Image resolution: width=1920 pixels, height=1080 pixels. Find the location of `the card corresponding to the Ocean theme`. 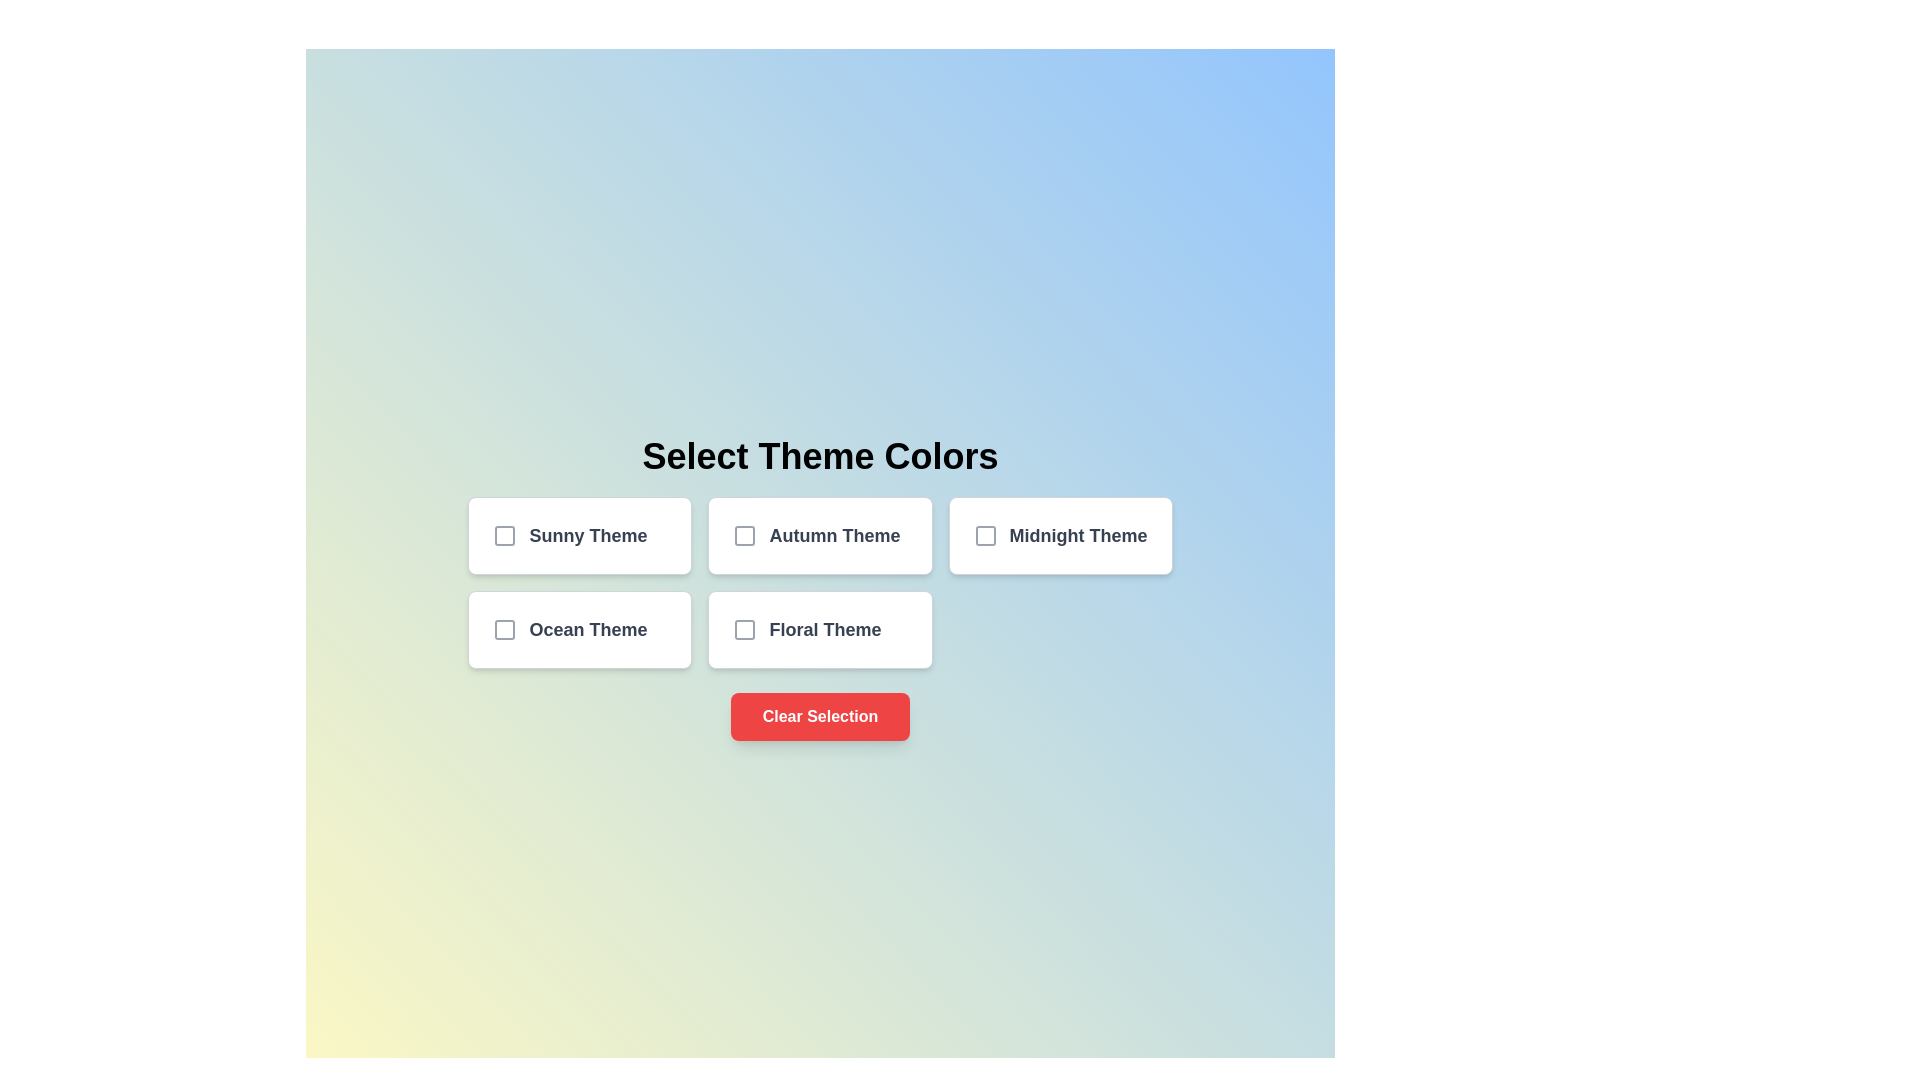

the card corresponding to the Ocean theme is located at coordinates (579, 628).